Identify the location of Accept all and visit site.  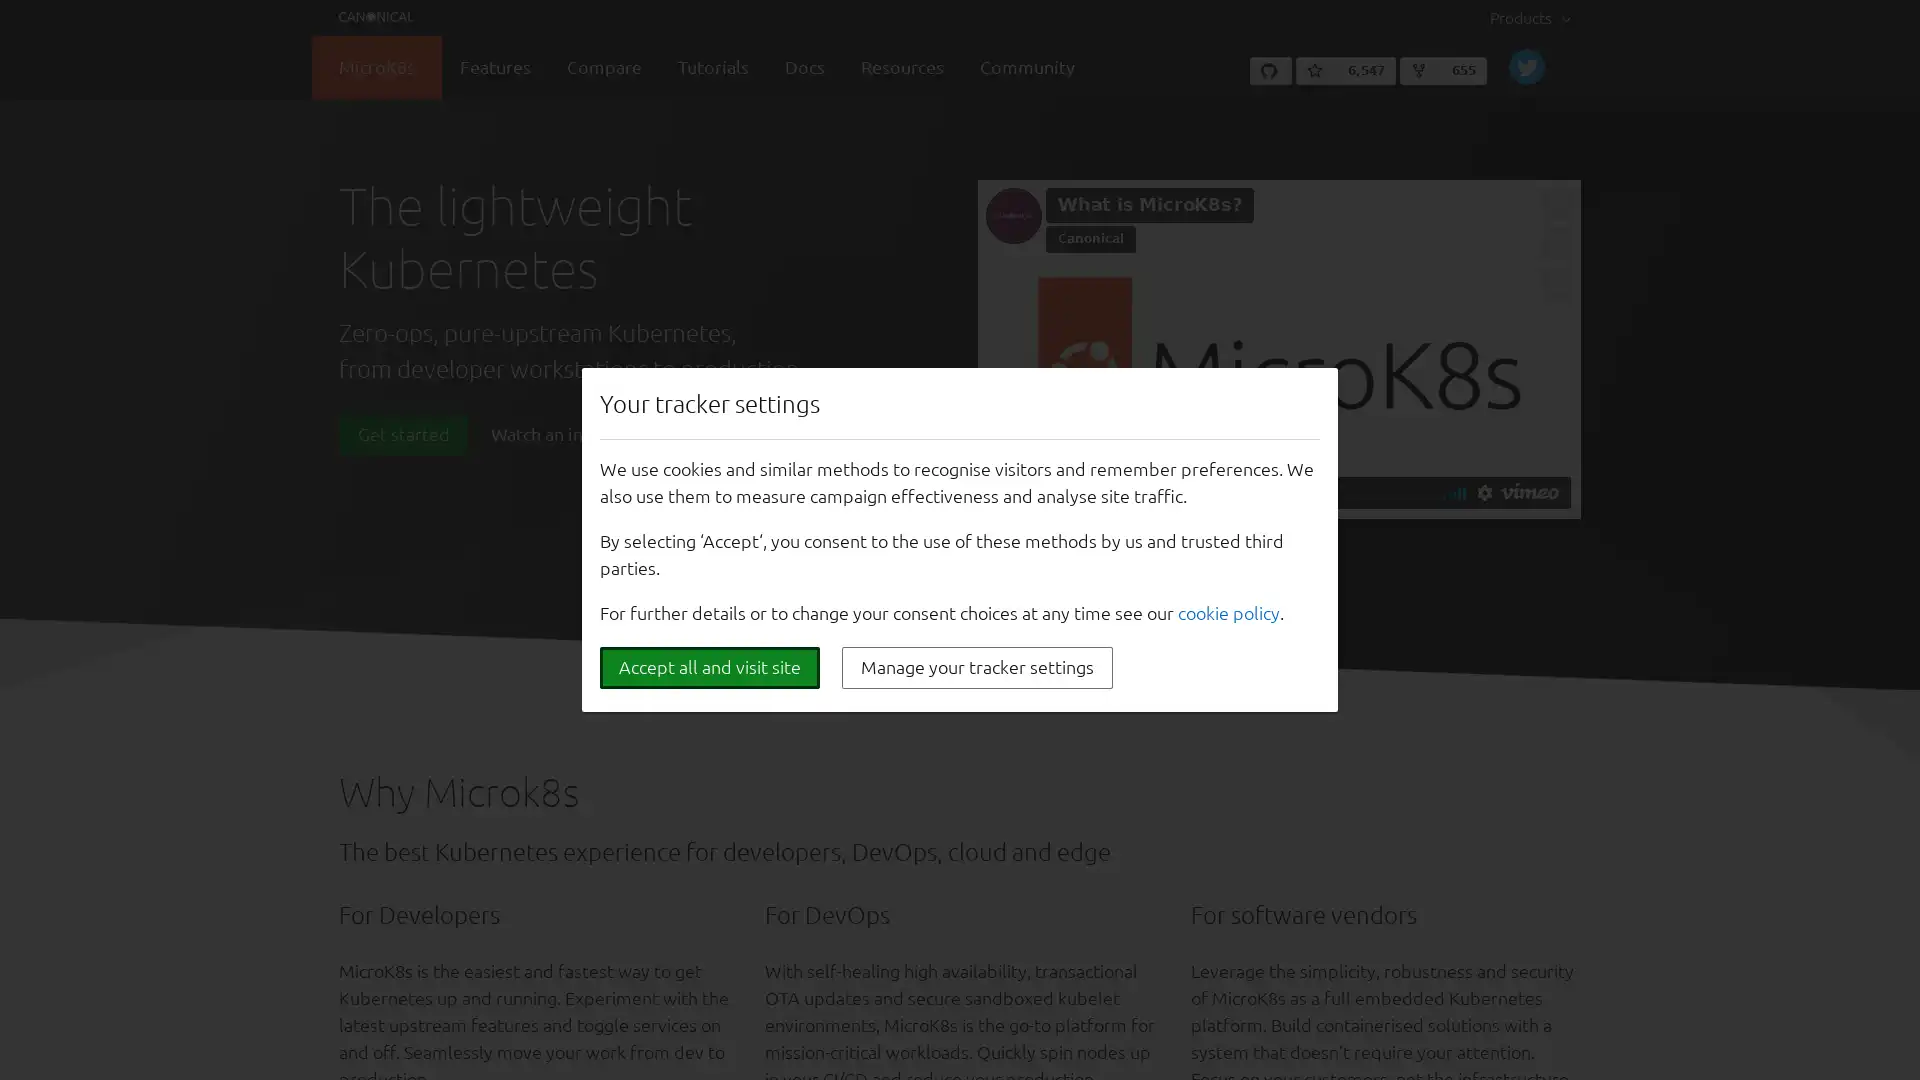
(710, 667).